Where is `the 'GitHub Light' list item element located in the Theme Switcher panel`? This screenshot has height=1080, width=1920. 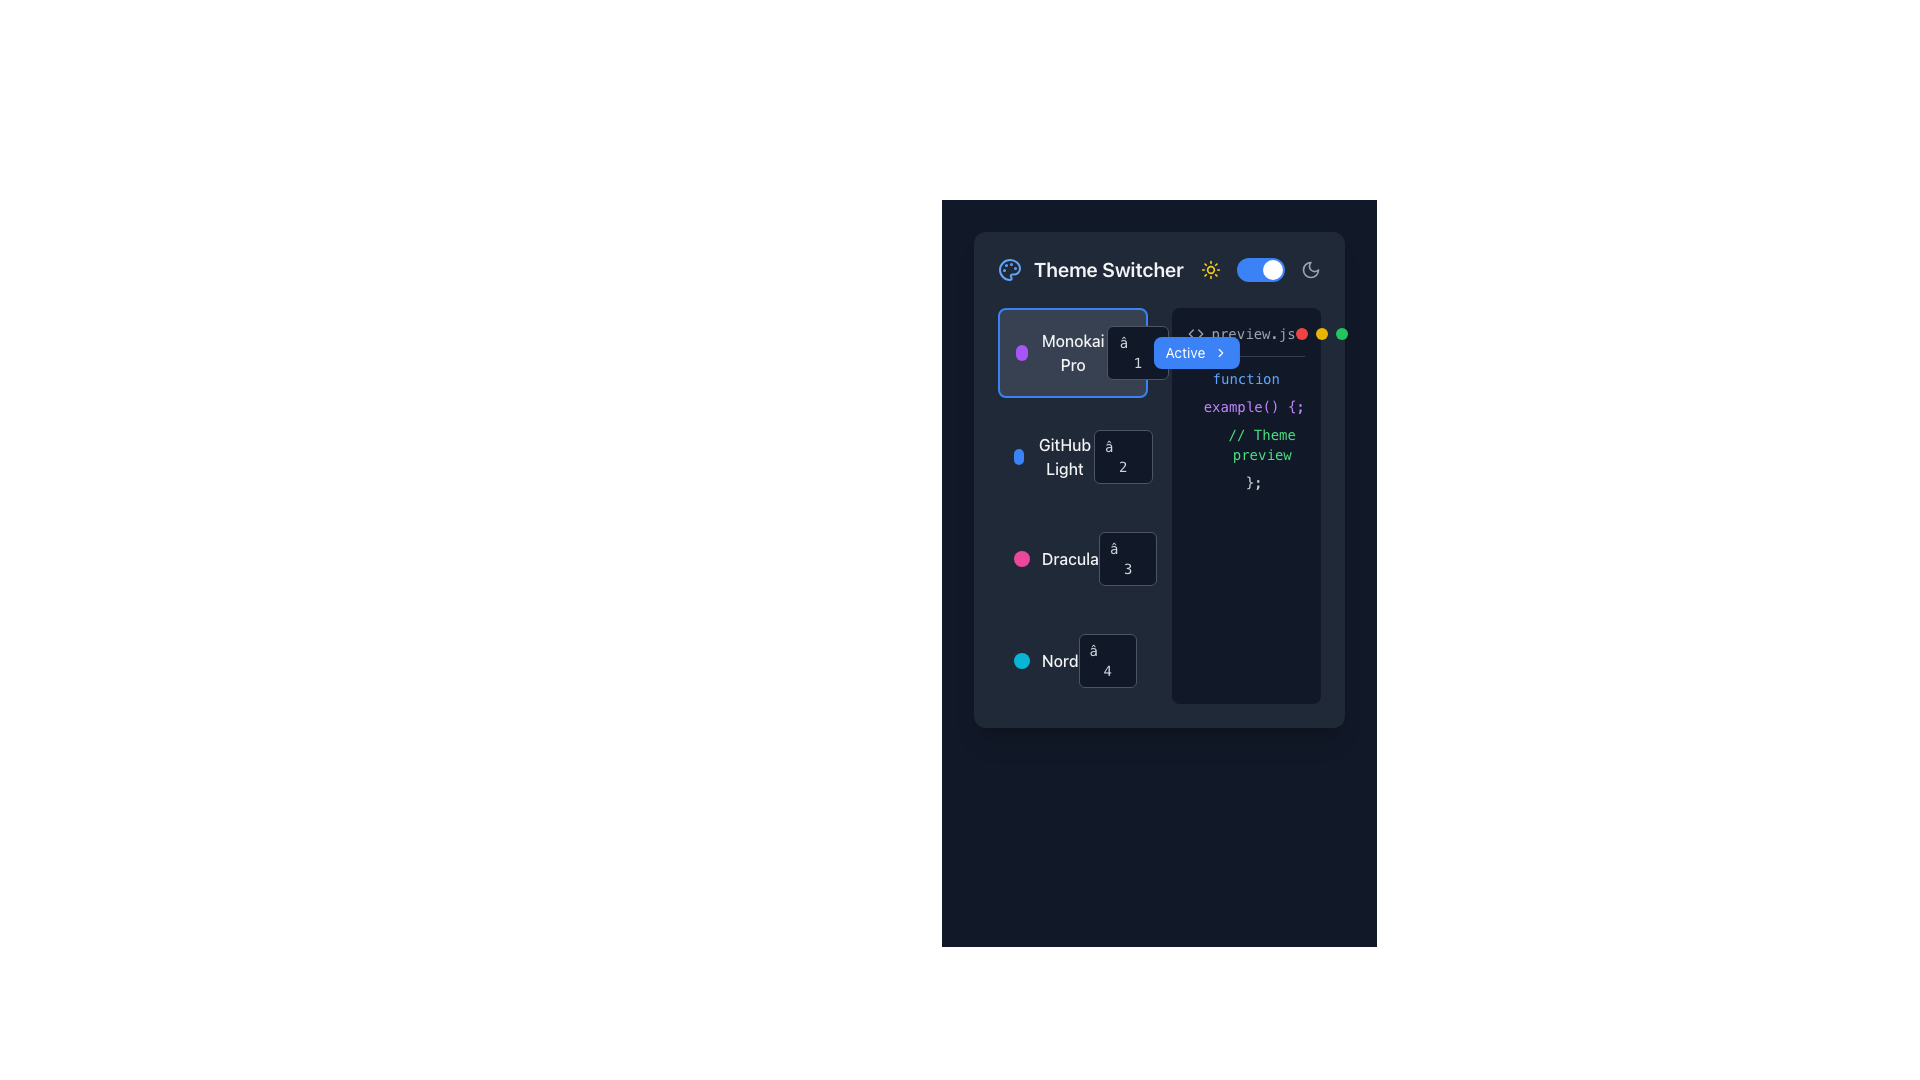
the 'GitHub Light' list item element located in the Theme Switcher panel is located at coordinates (1053, 456).